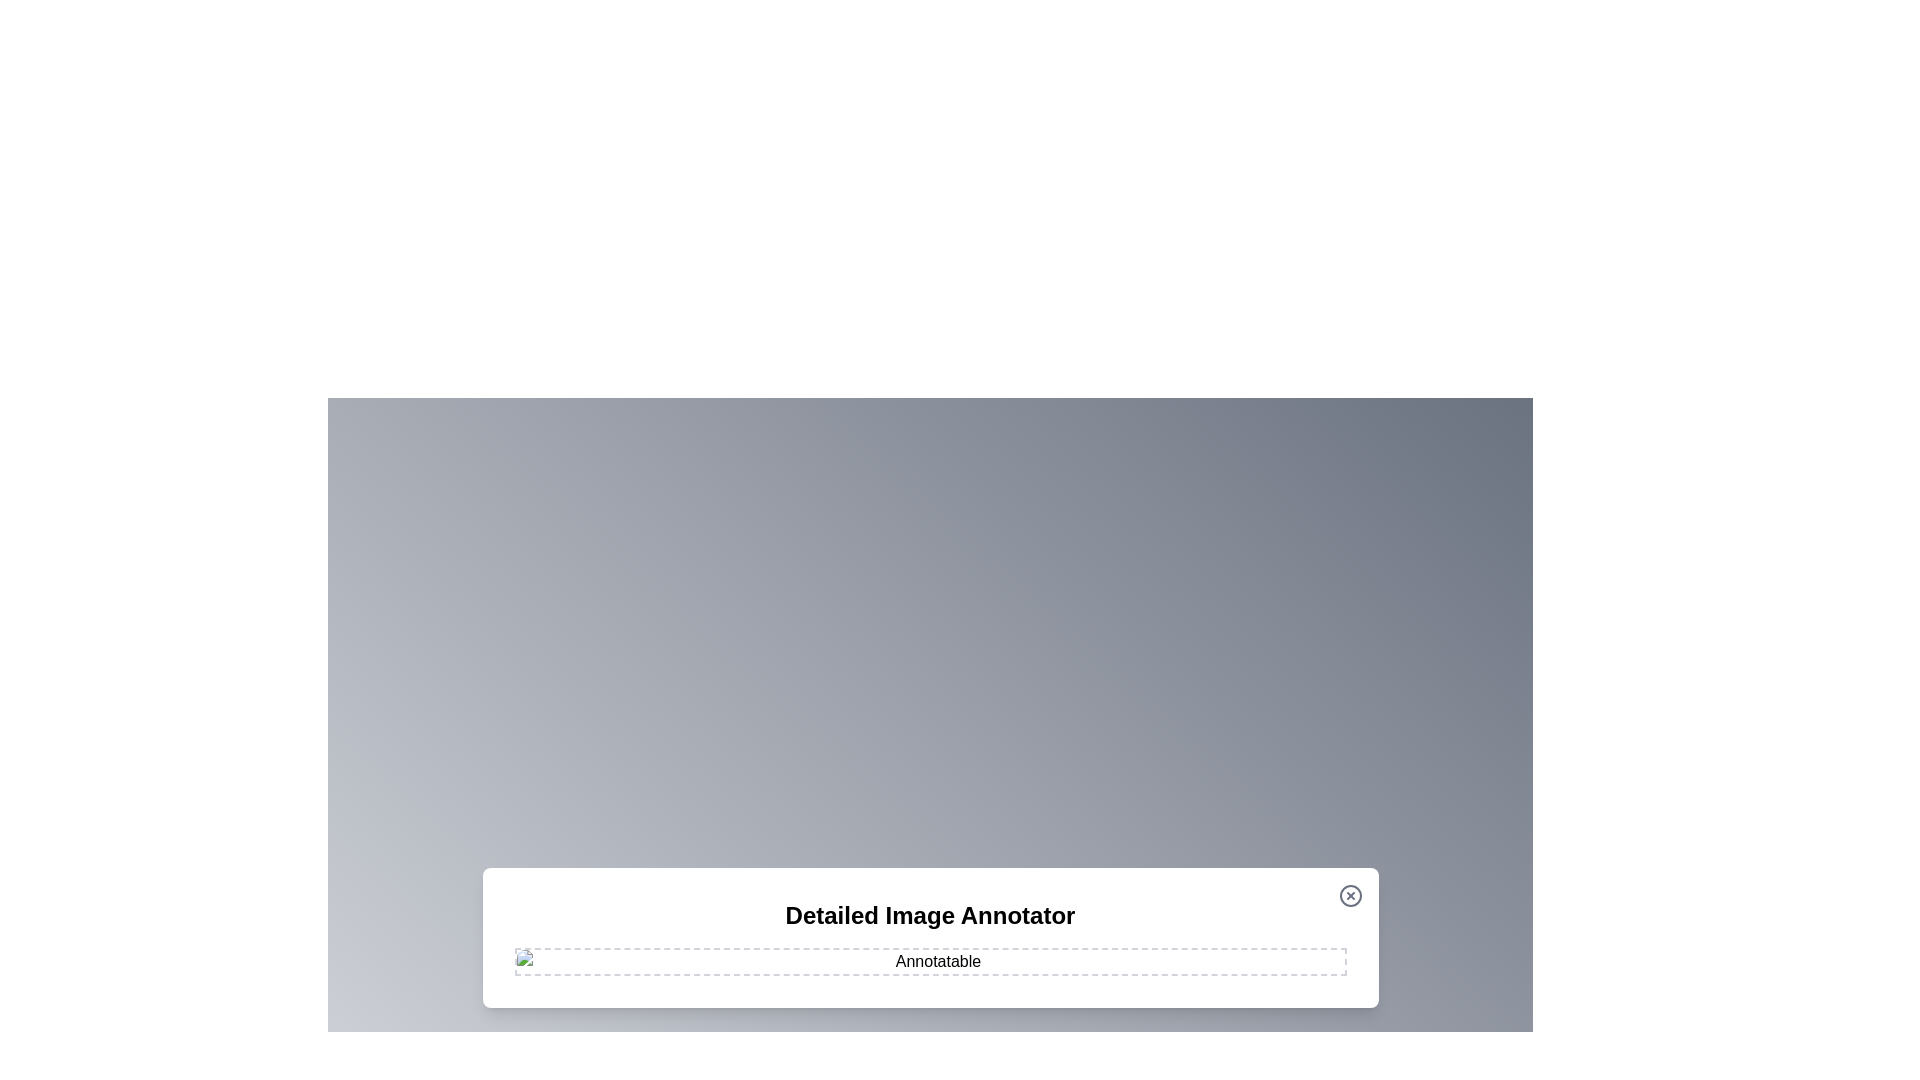  Describe the element at coordinates (1157, 967) in the screenshot. I see `the image at coordinates (1158, 968) to add an annotation` at that location.